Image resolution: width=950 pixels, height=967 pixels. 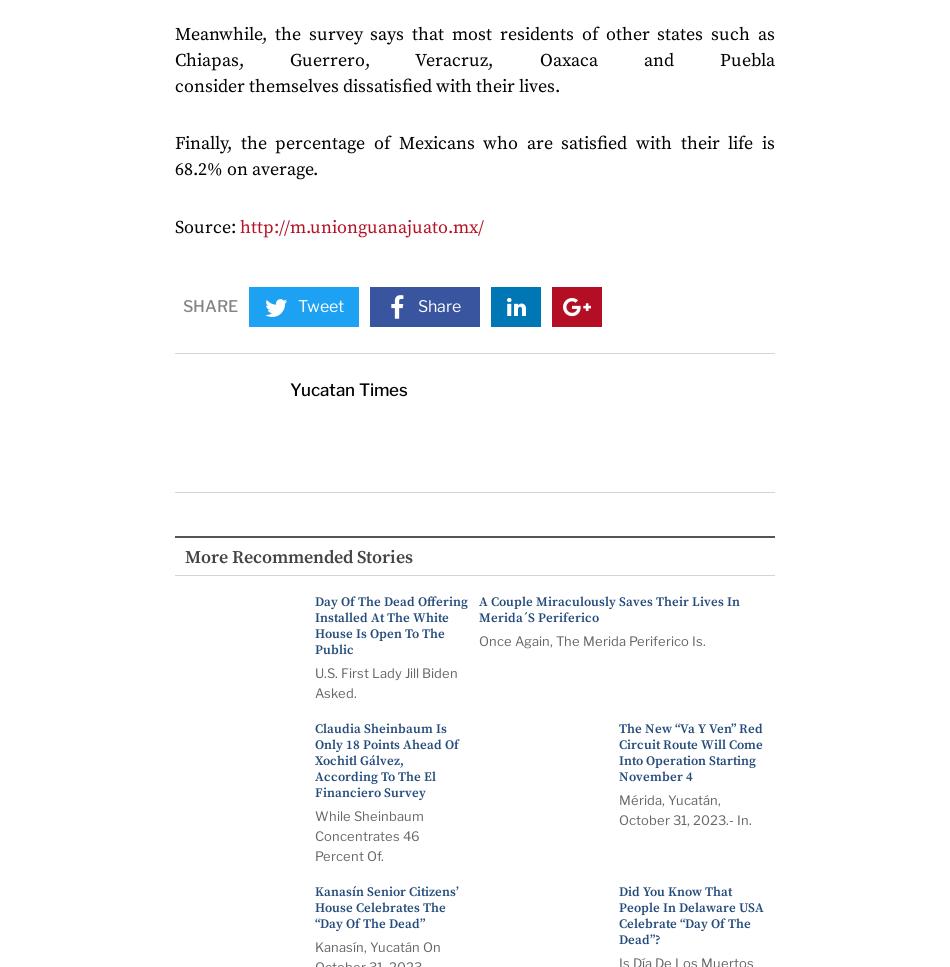 What do you see at coordinates (609, 609) in the screenshot?
I see `'A couple miraculously saves their lives in Merida´s Periferico'` at bounding box center [609, 609].